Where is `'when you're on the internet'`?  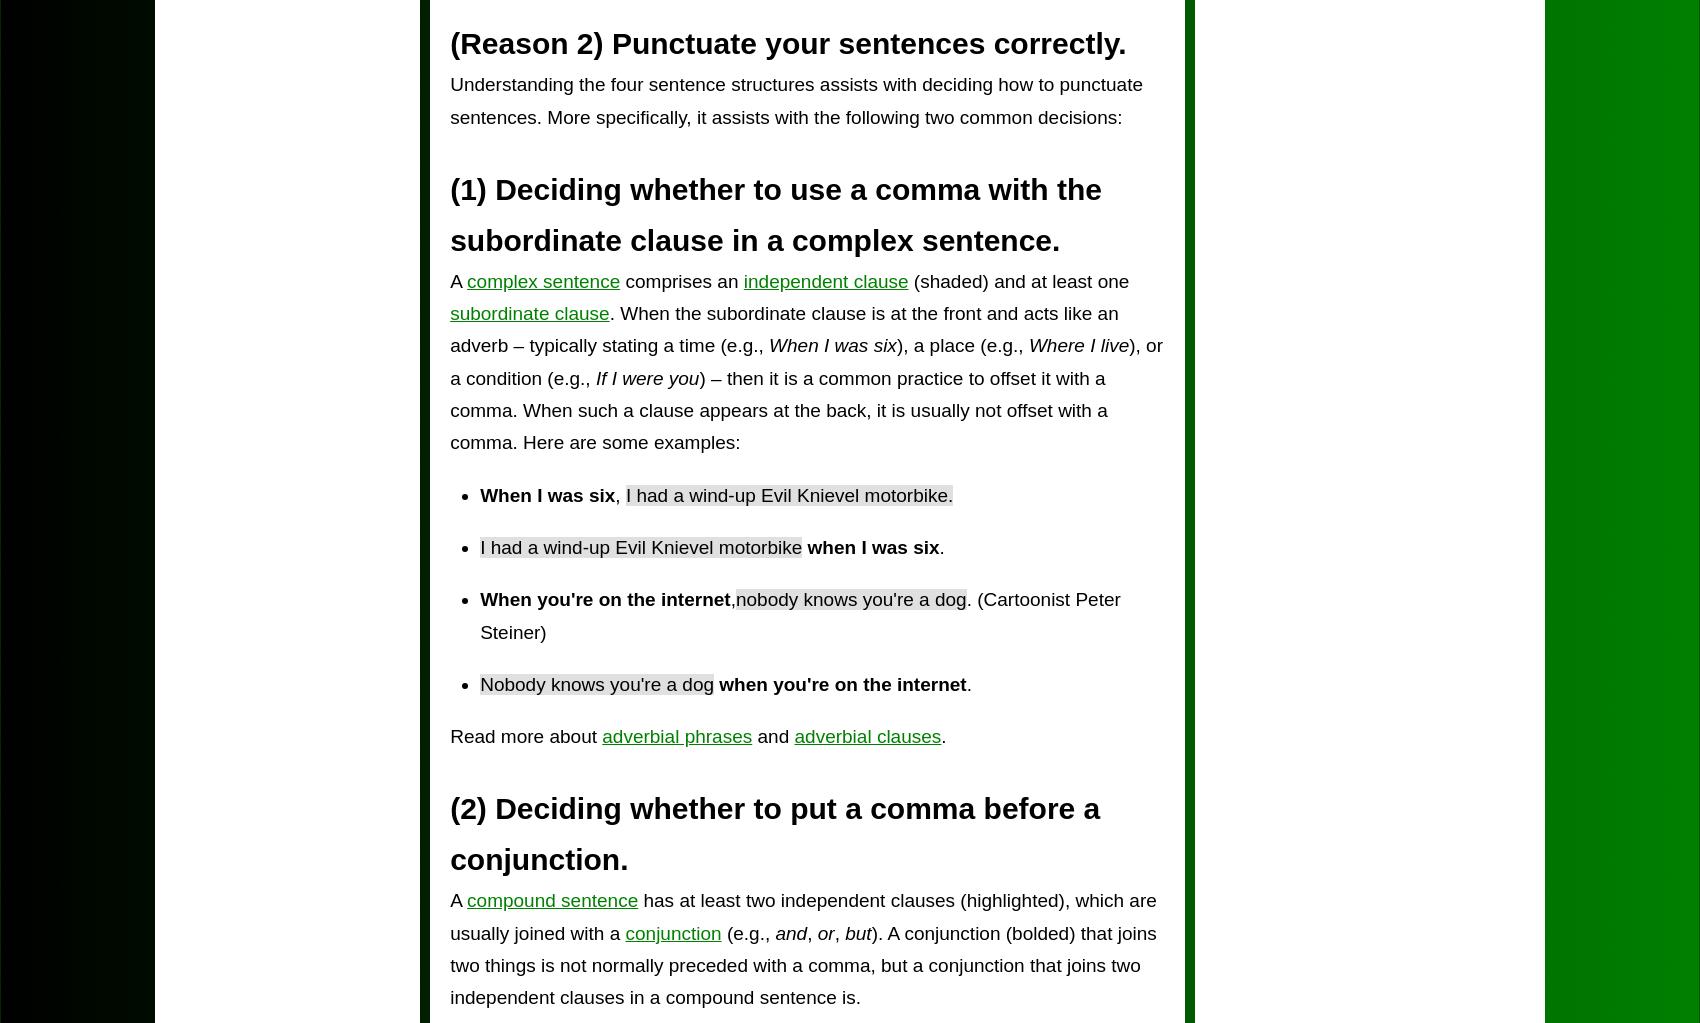 'when you're on the internet' is located at coordinates (841, 682).